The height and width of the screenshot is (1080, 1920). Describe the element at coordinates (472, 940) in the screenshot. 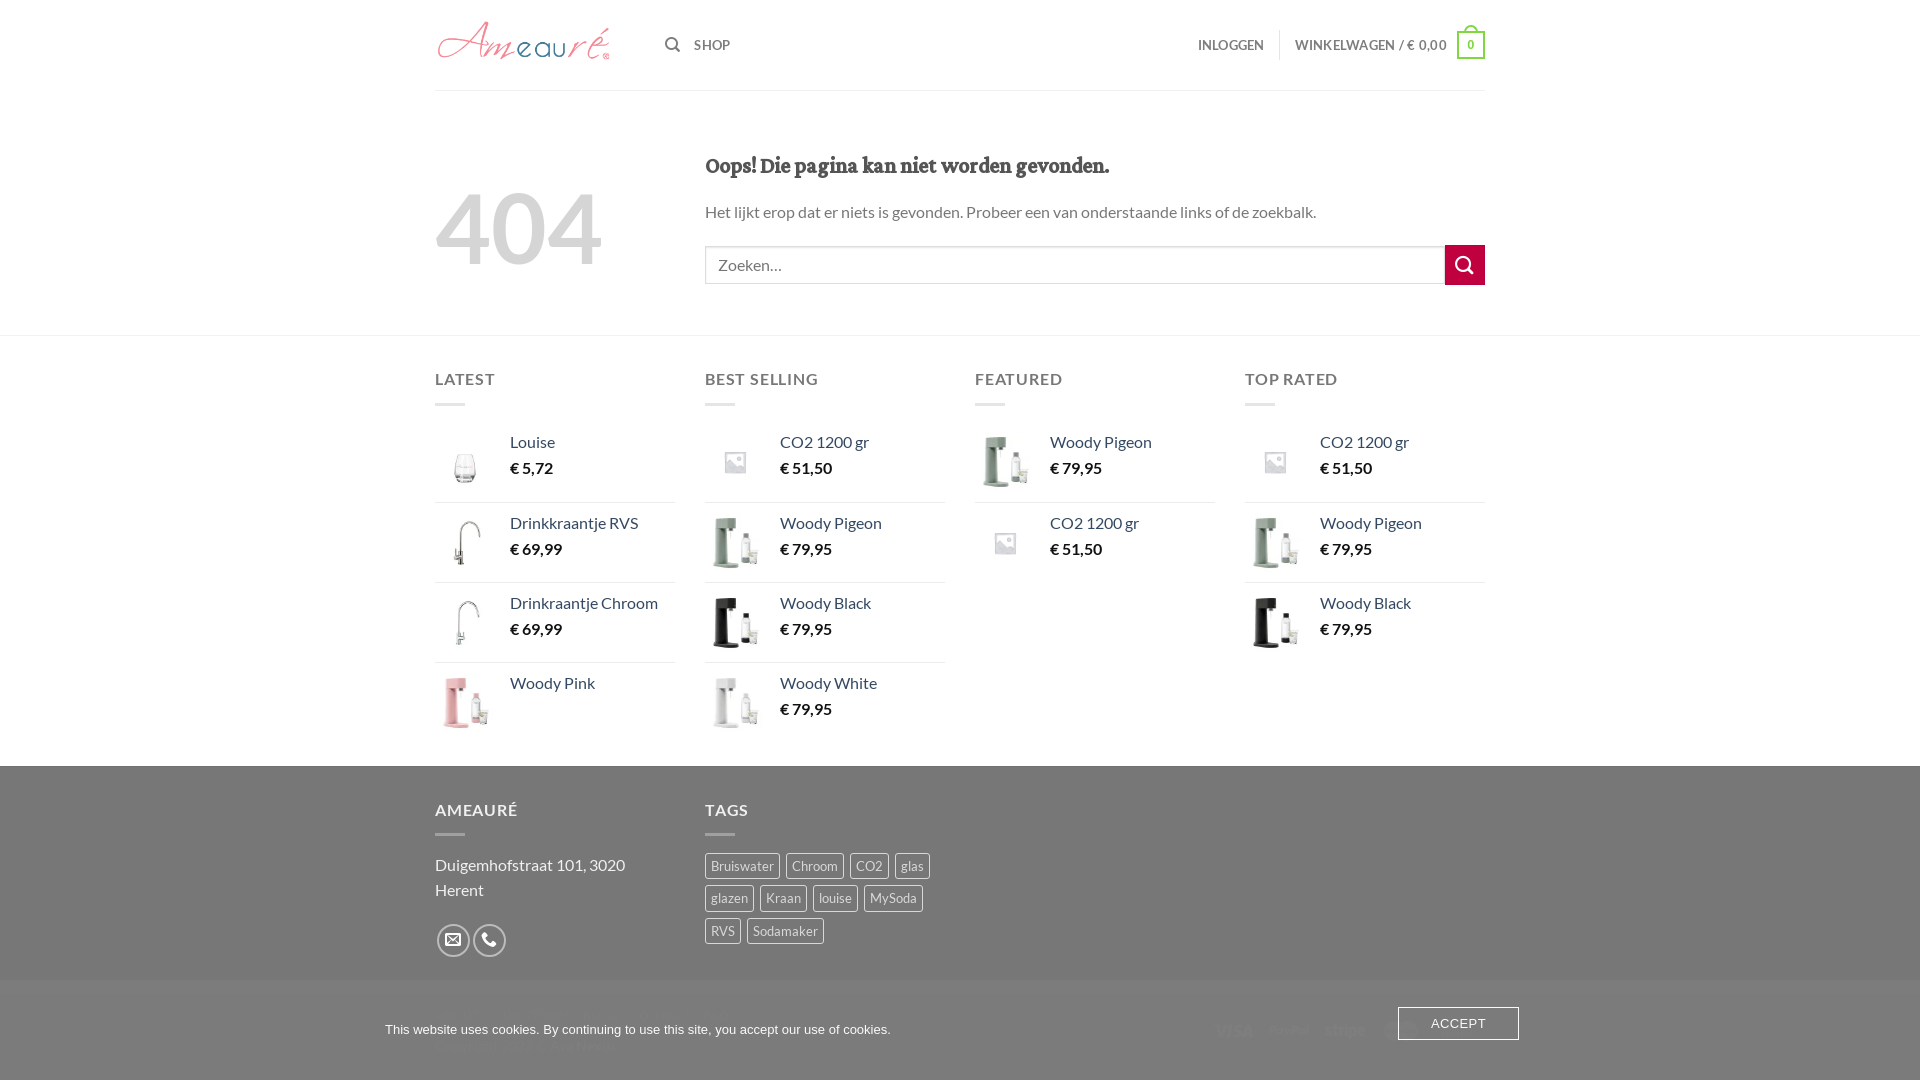

I see `'Call us'` at that location.